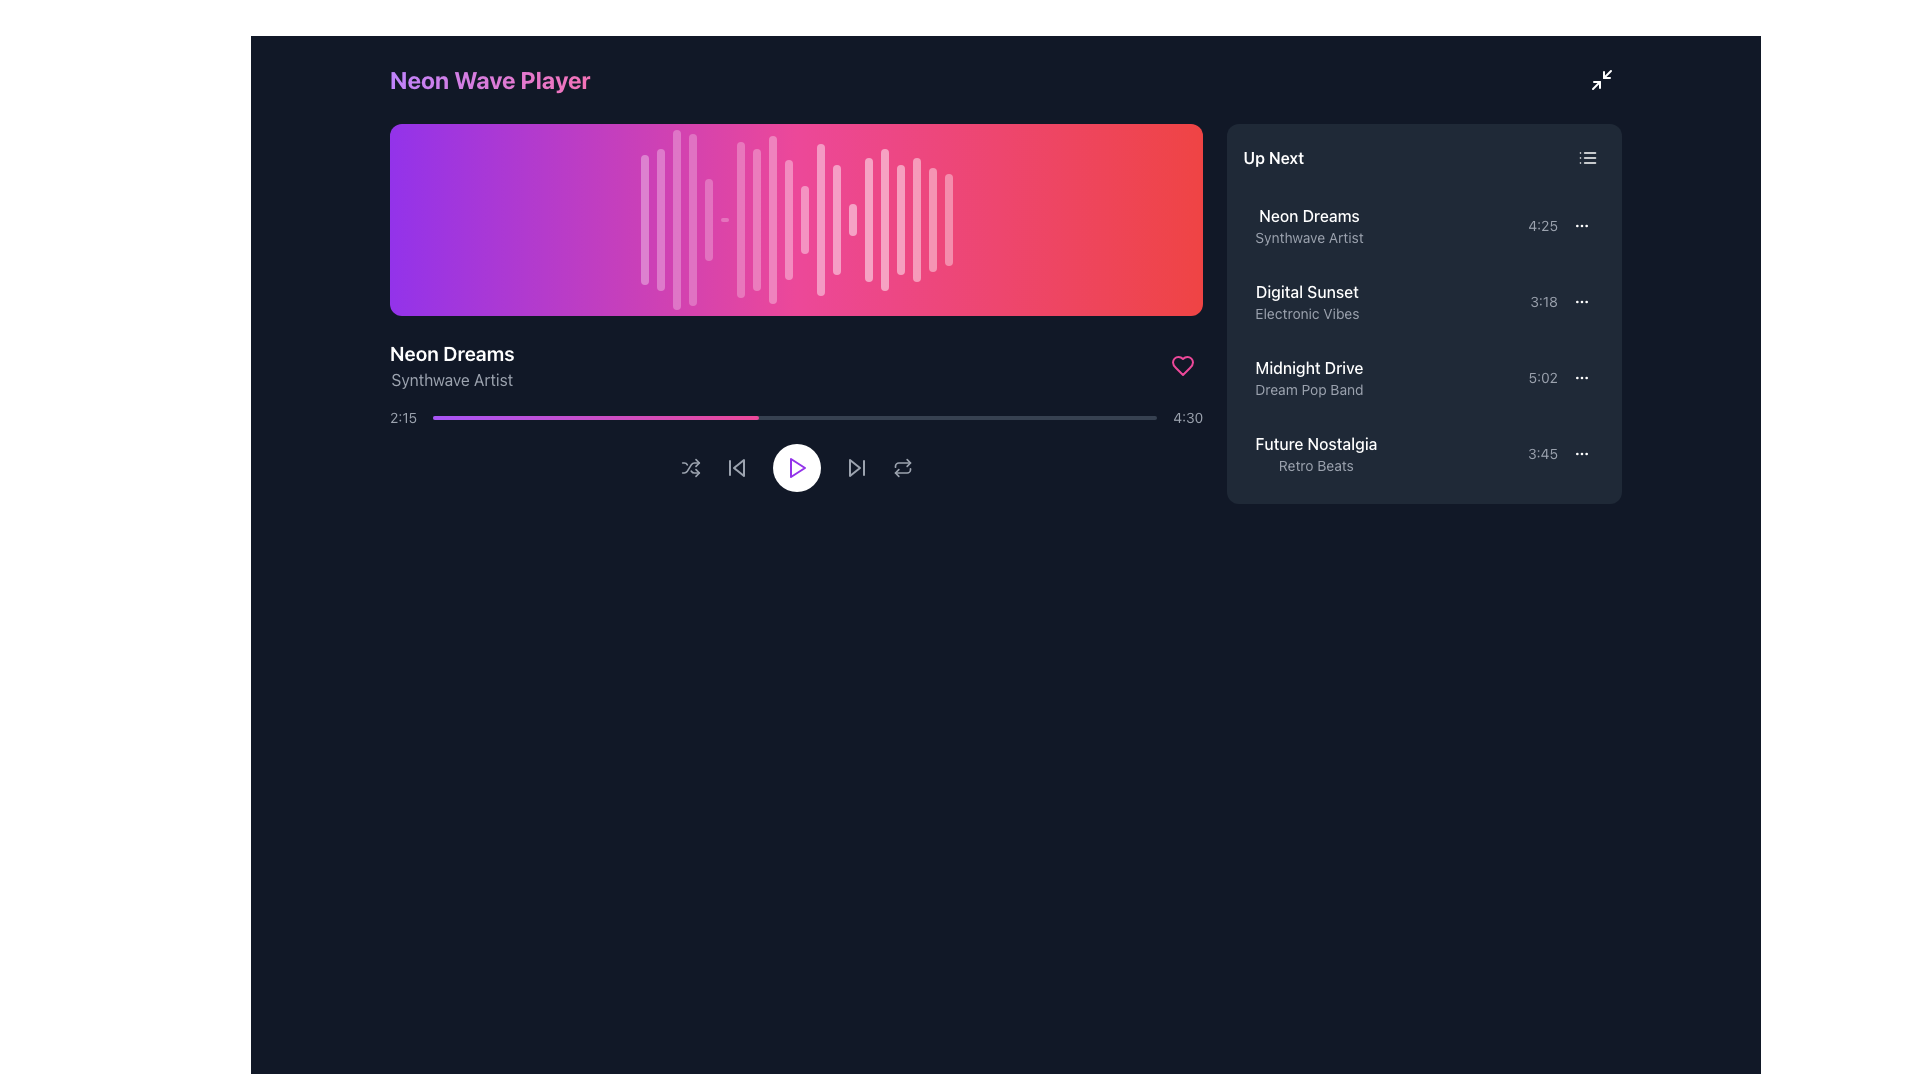  I want to click on the text display element that shows 'Neon Dreams' in large, bold white font and 'Synthwave Artist' in smaller gray font, located in the lower-left part of the interface, so click(451, 366).